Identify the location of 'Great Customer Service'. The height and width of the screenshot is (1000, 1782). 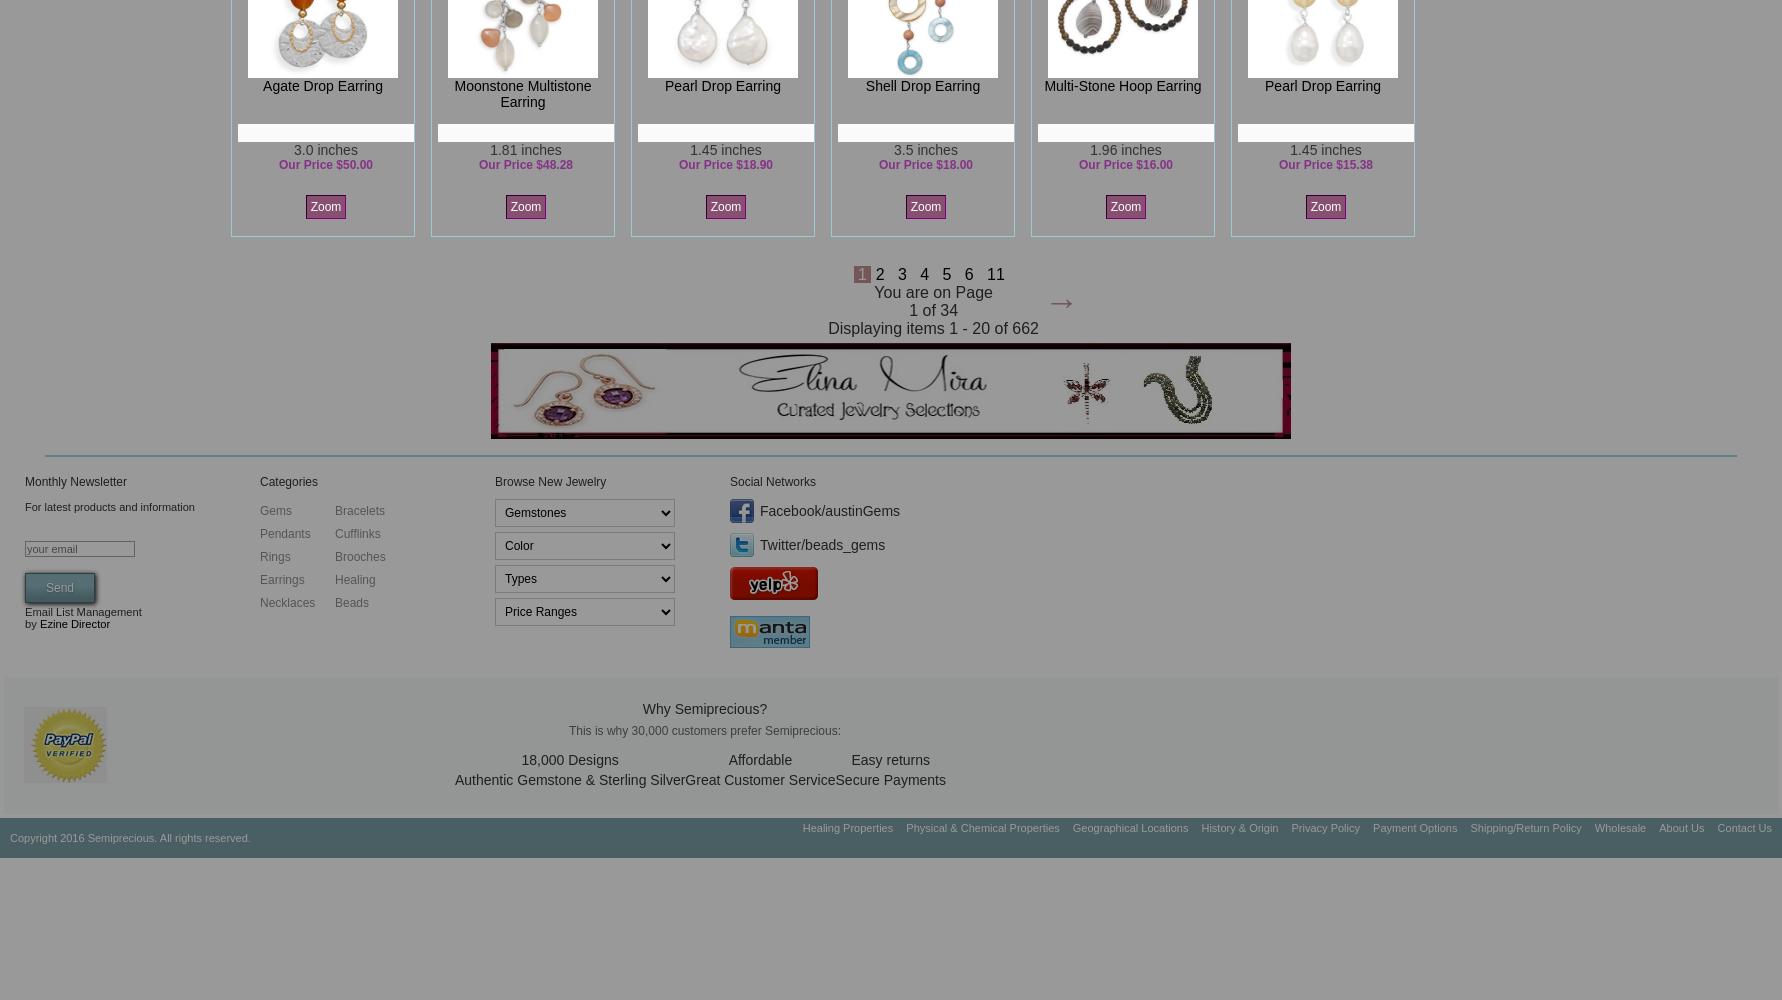
(760, 780).